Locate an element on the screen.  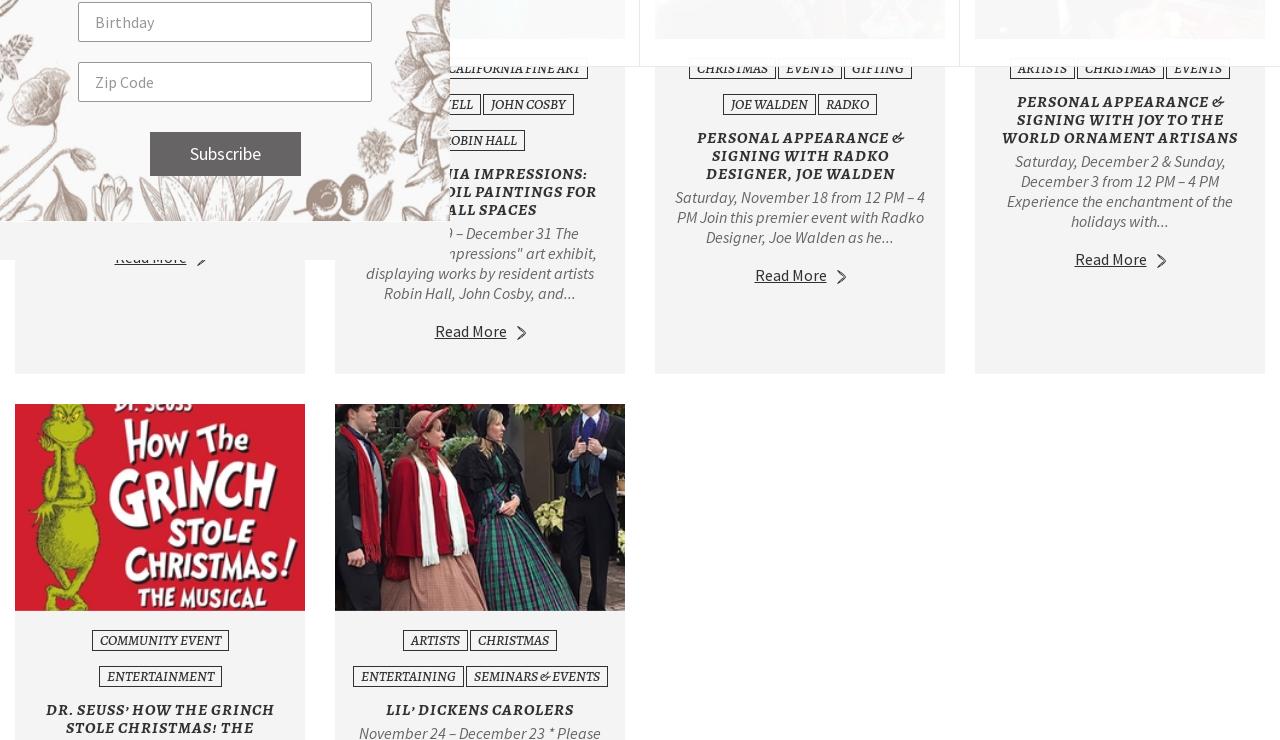
'Radko' is located at coordinates (847, 104).